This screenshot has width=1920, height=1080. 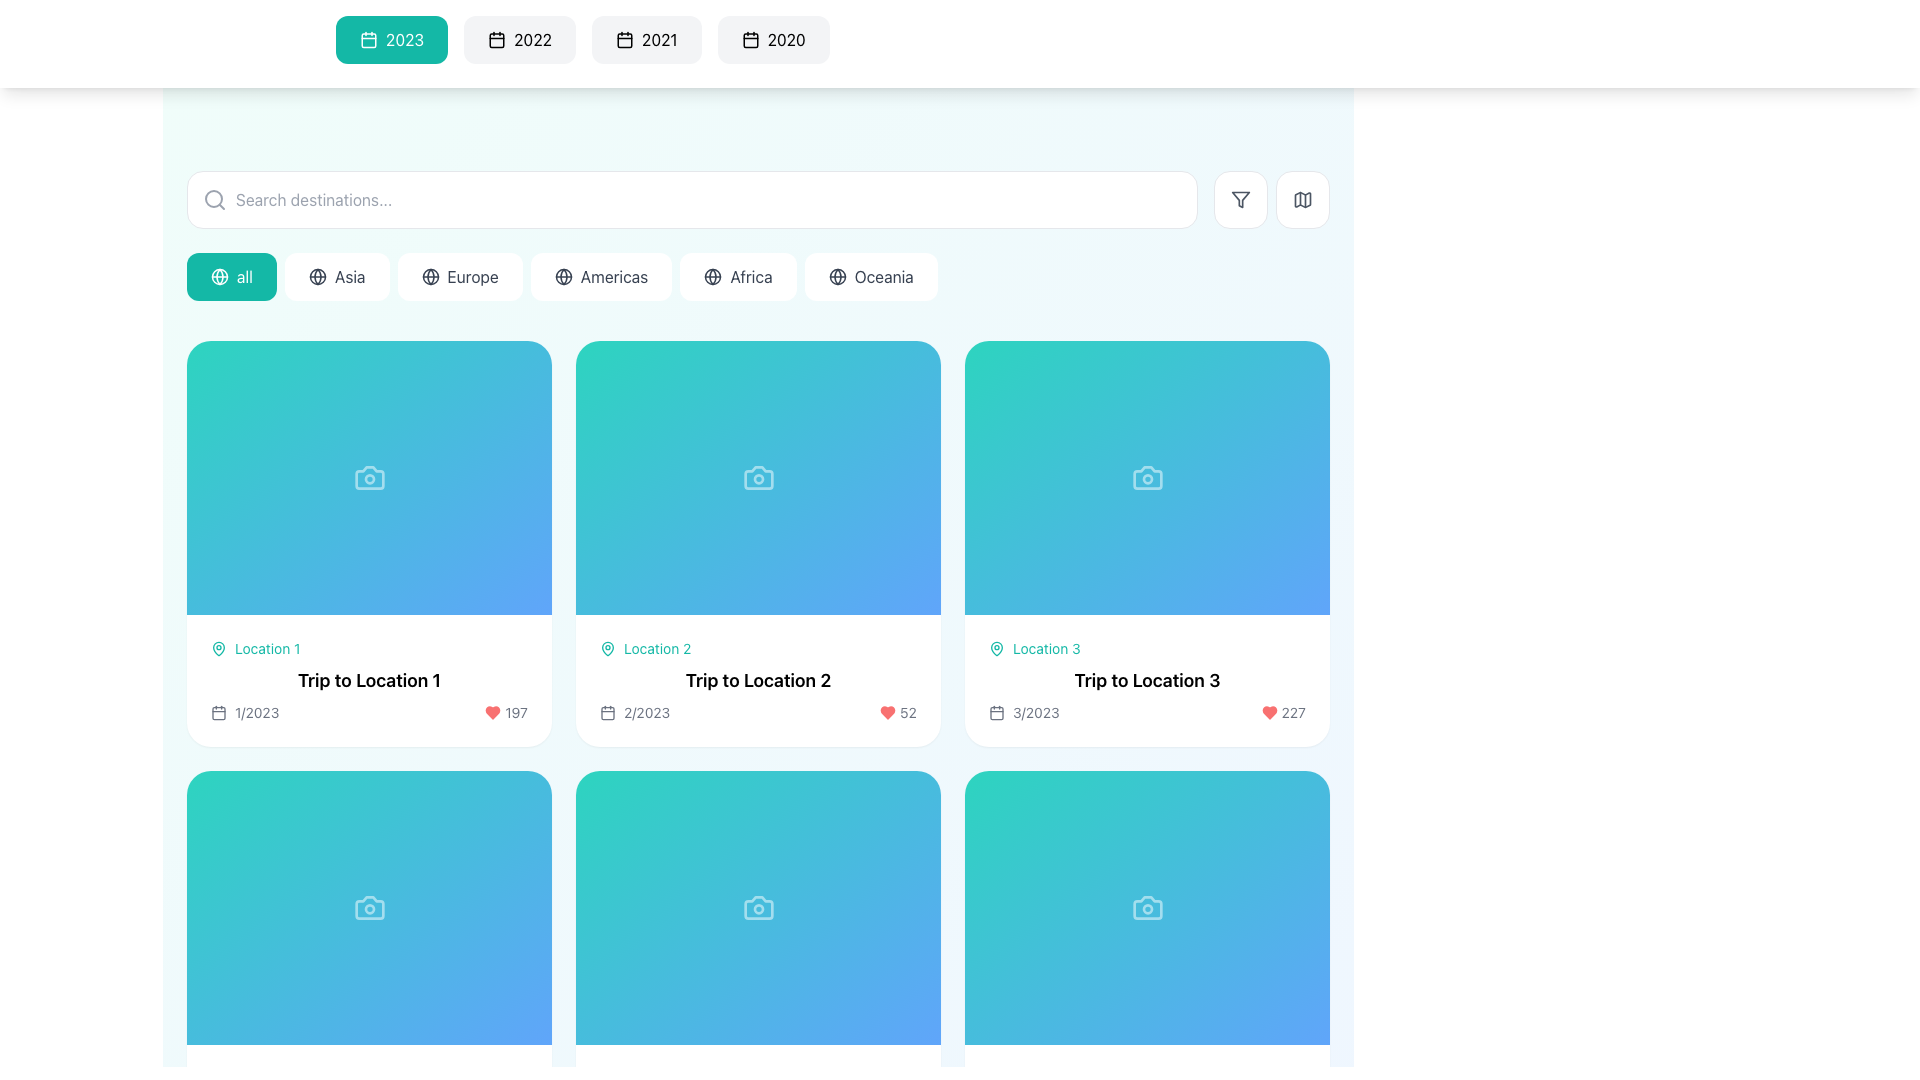 What do you see at coordinates (244, 711) in the screenshot?
I see `the date label indicating the starting date for the trip, located in the first card under 'Trip to Location 1', positioned to the left of the heart-shaped icon` at bounding box center [244, 711].